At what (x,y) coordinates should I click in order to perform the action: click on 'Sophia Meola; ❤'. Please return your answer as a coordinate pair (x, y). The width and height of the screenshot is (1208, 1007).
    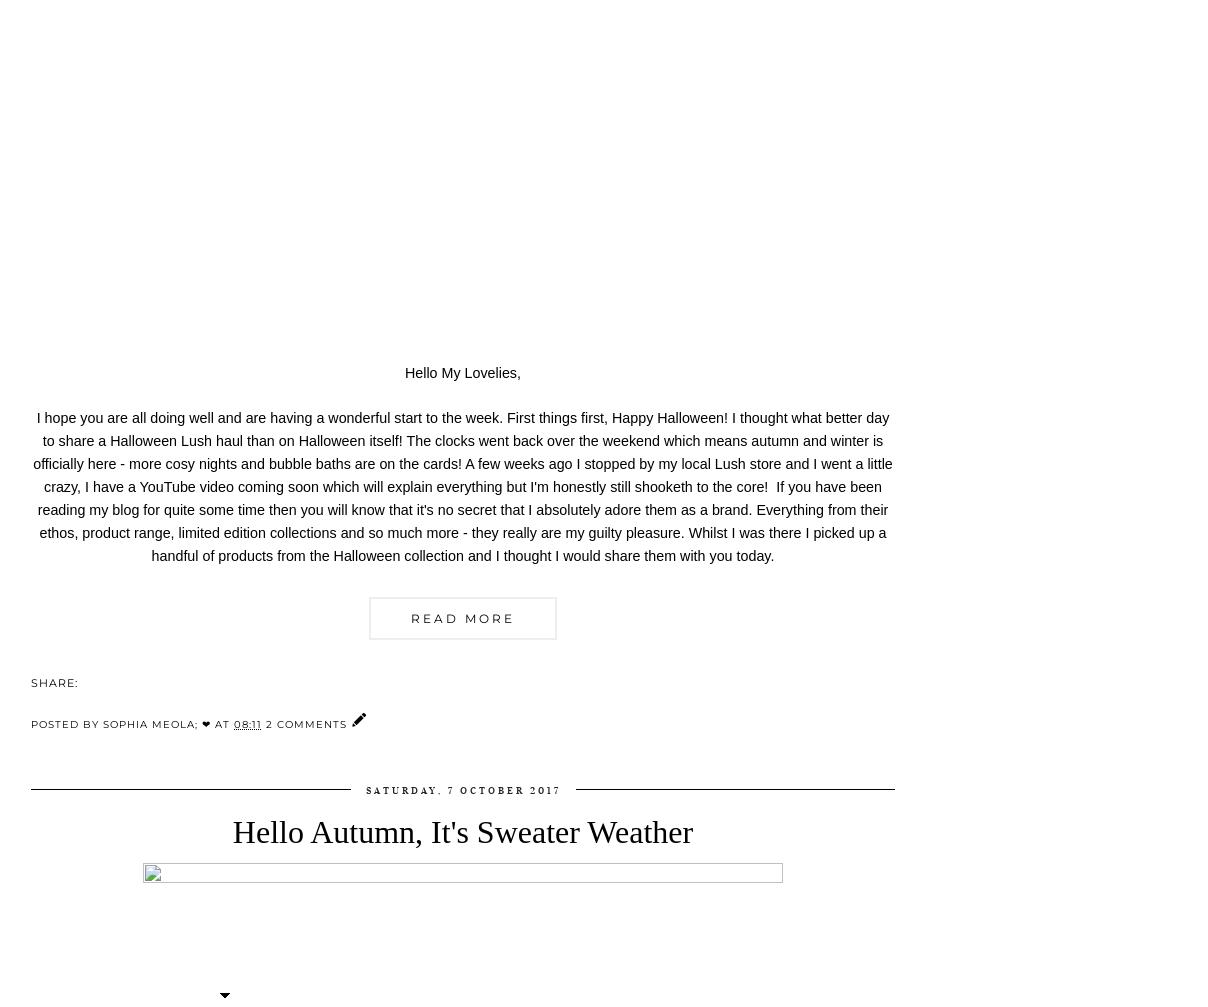
    Looking at the image, I should click on (157, 723).